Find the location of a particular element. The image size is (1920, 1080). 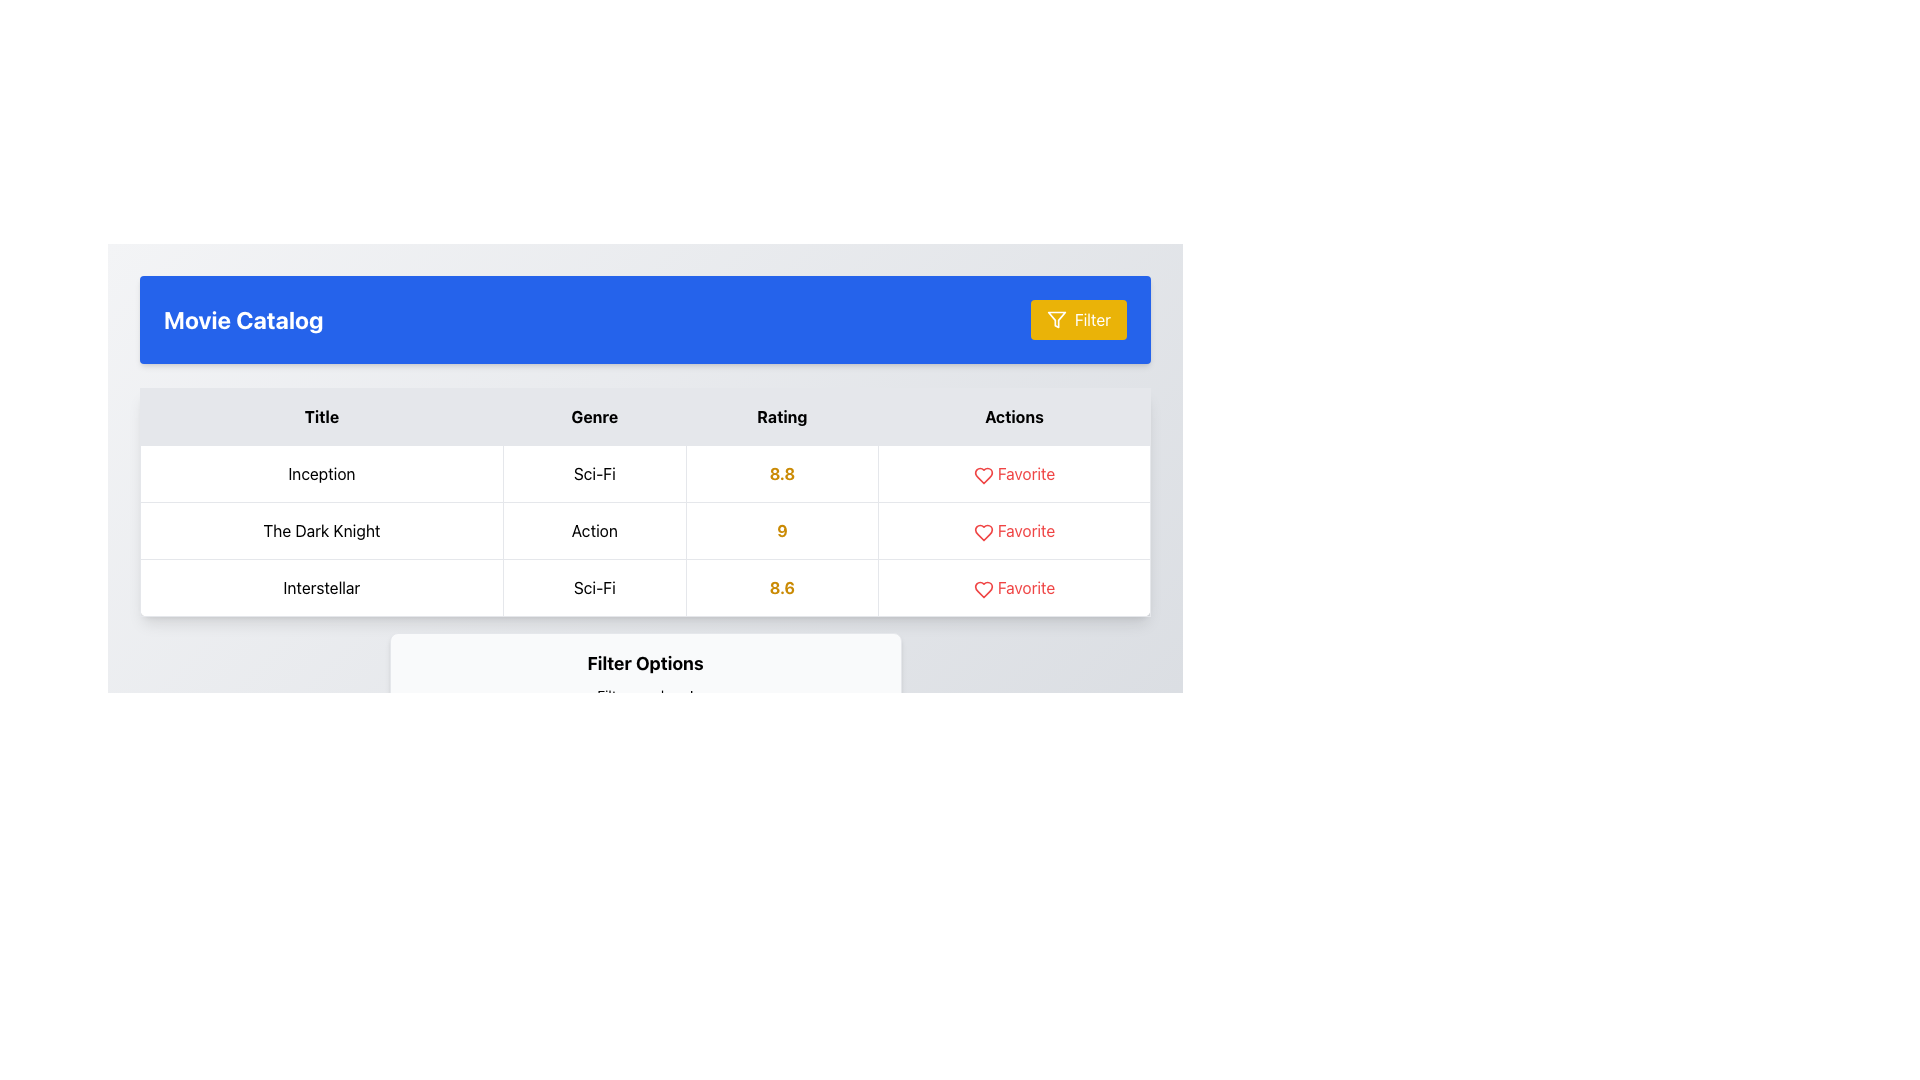

the 'Filter' button located in the upper right corner of the blue header bar is located at coordinates (1091, 319).